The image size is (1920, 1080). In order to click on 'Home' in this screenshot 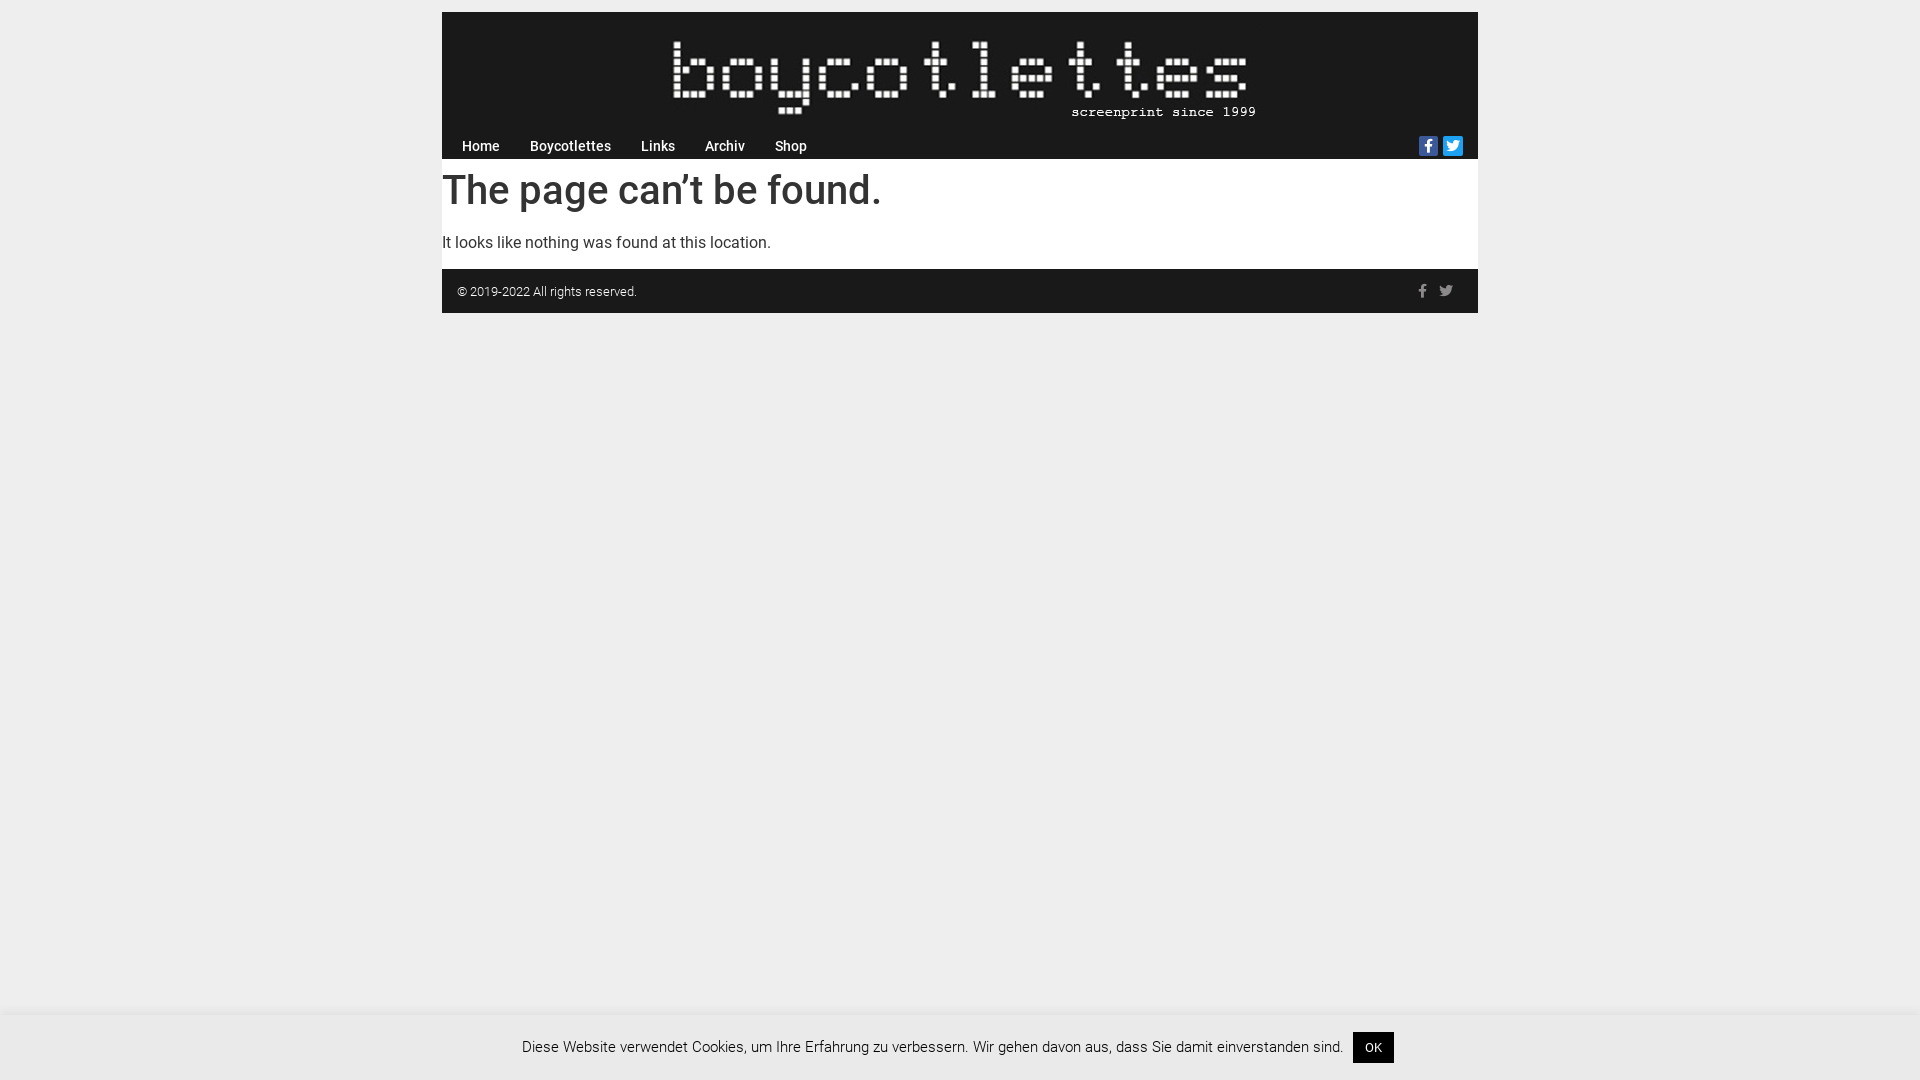, I will do `click(480, 145)`.